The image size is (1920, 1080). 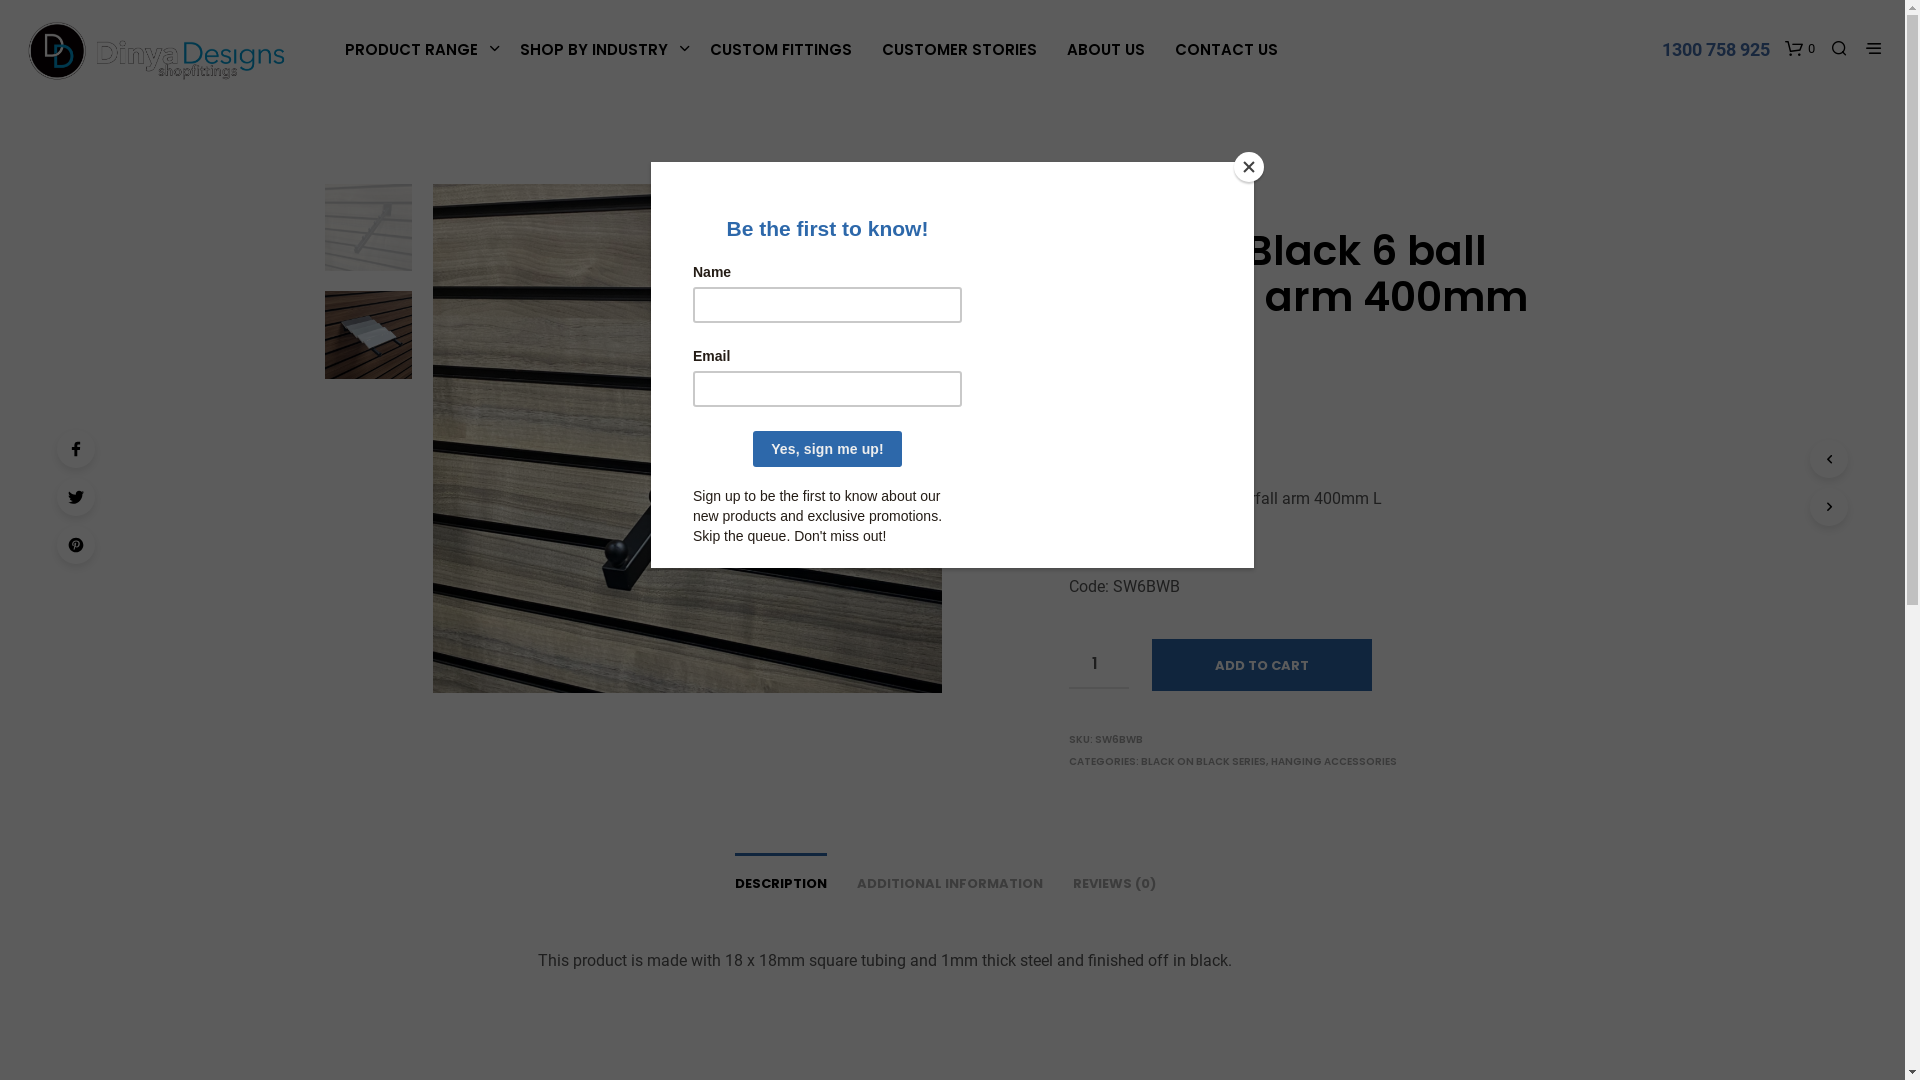 I want to click on 'DESCRIPTION', so click(x=778, y=876).